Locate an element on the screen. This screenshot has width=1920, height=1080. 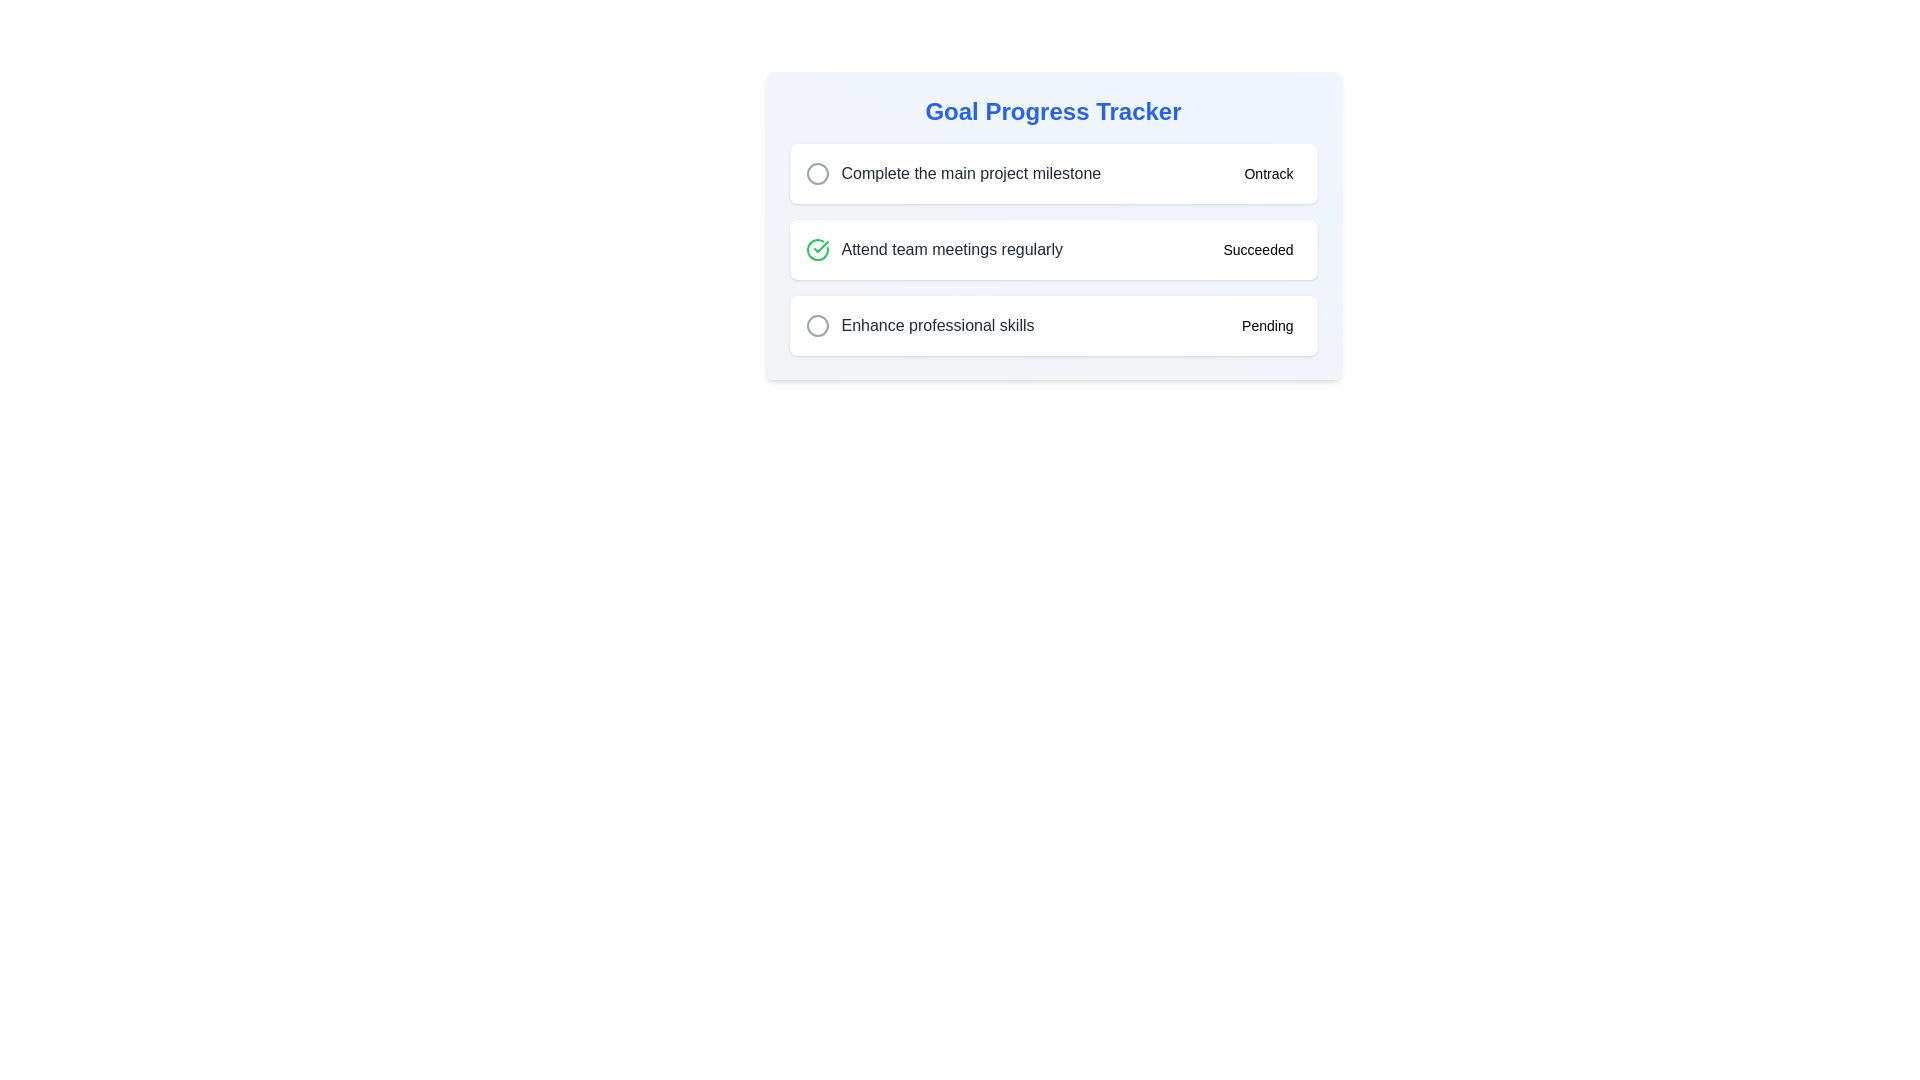
the circular icon with a hollow center and thin border that is adjacent to the 'Enhance professional skills' text label by moving the cursor to its center is located at coordinates (817, 325).